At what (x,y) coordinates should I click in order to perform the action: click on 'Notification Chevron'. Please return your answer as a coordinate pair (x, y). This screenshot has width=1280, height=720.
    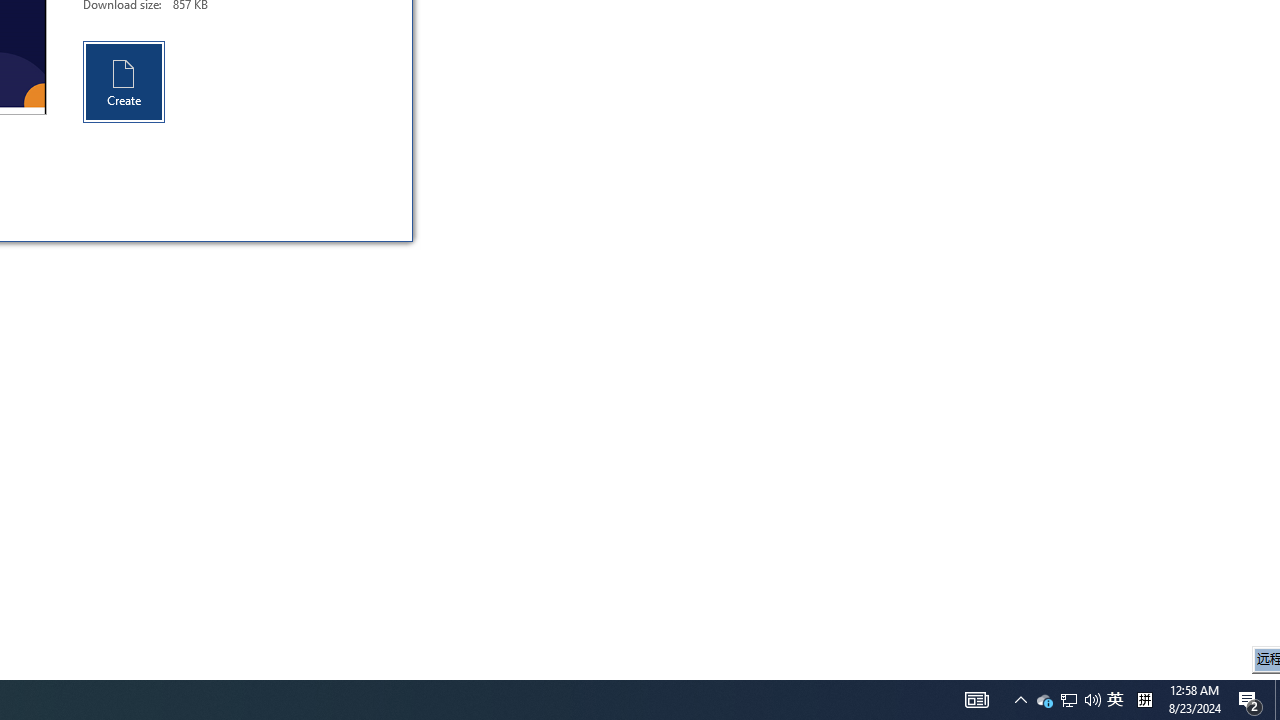
    Looking at the image, I should click on (1068, 698).